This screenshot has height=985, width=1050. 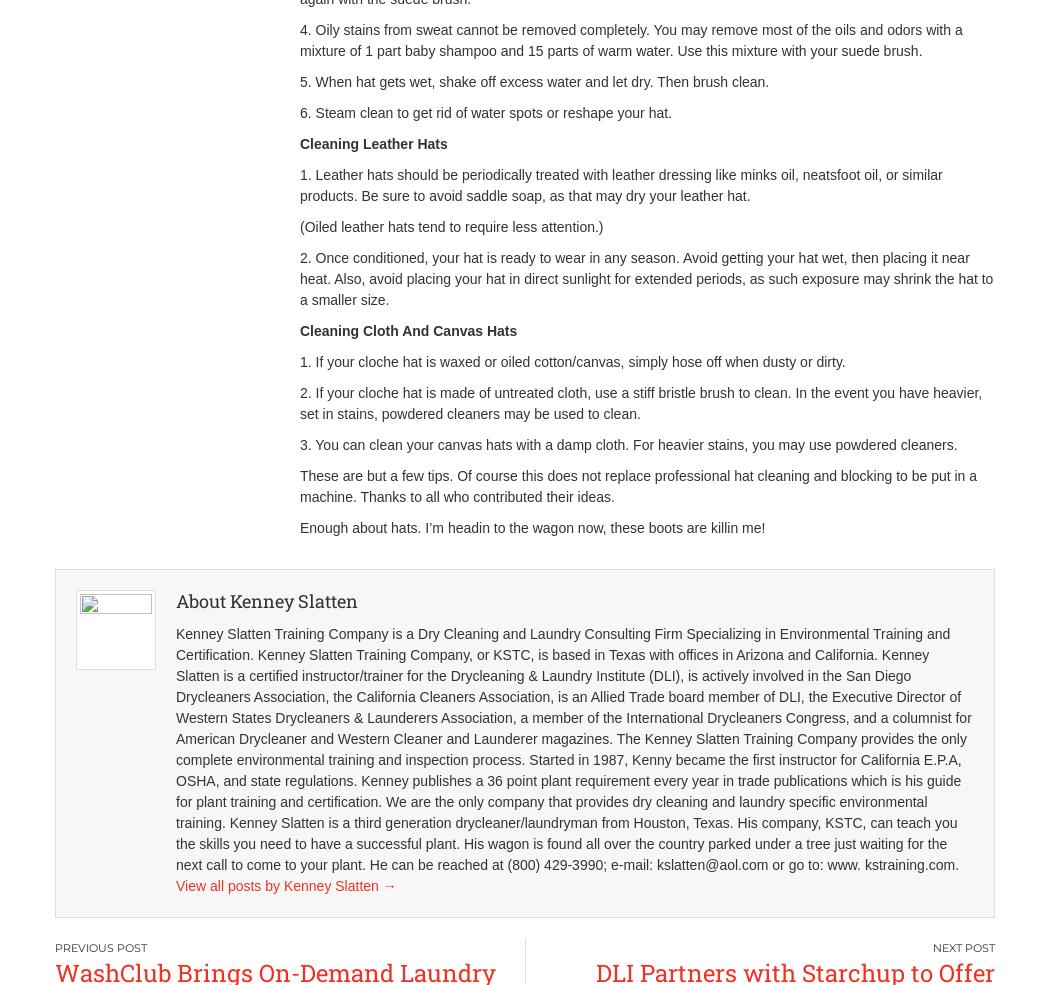 What do you see at coordinates (372, 144) in the screenshot?
I see `'Cleaning Leather Hats'` at bounding box center [372, 144].